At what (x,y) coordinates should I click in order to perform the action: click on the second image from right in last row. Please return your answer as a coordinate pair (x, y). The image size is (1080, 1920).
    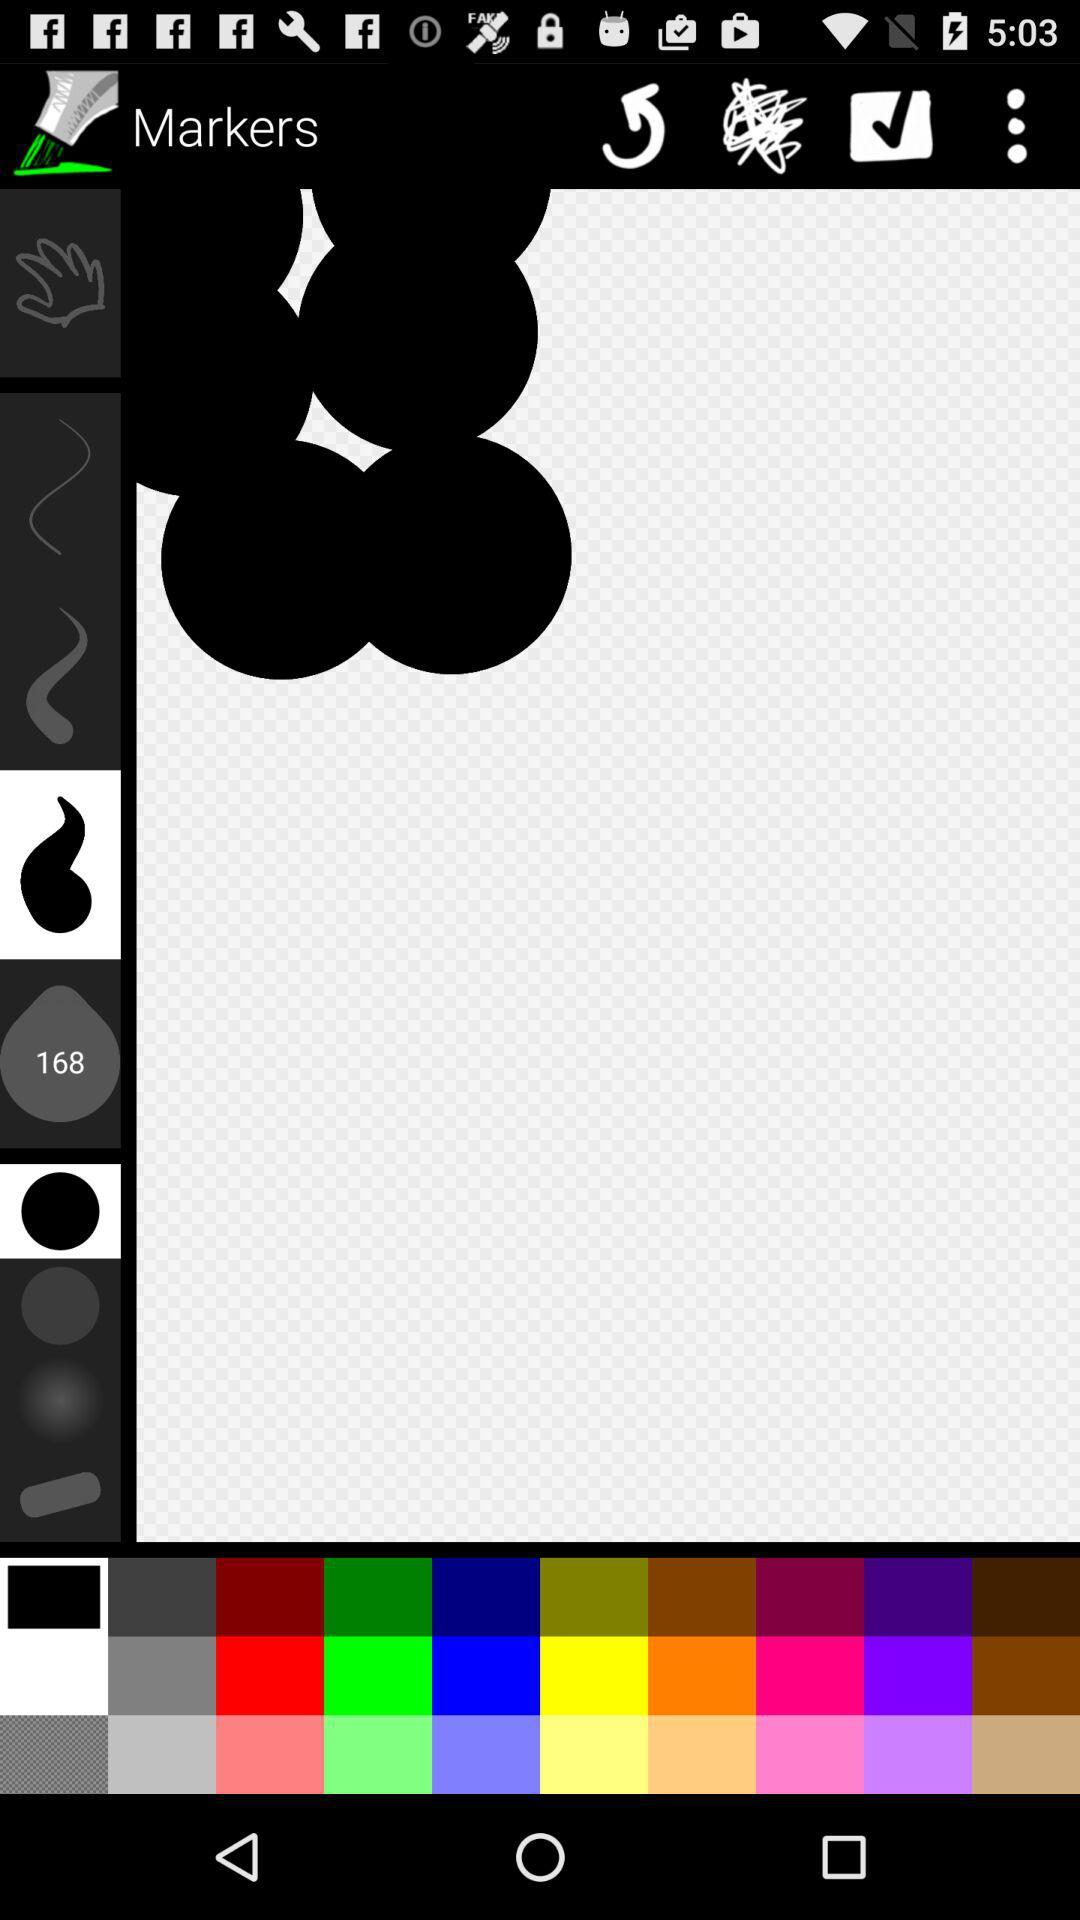
    Looking at the image, I should click on (918, 1753).